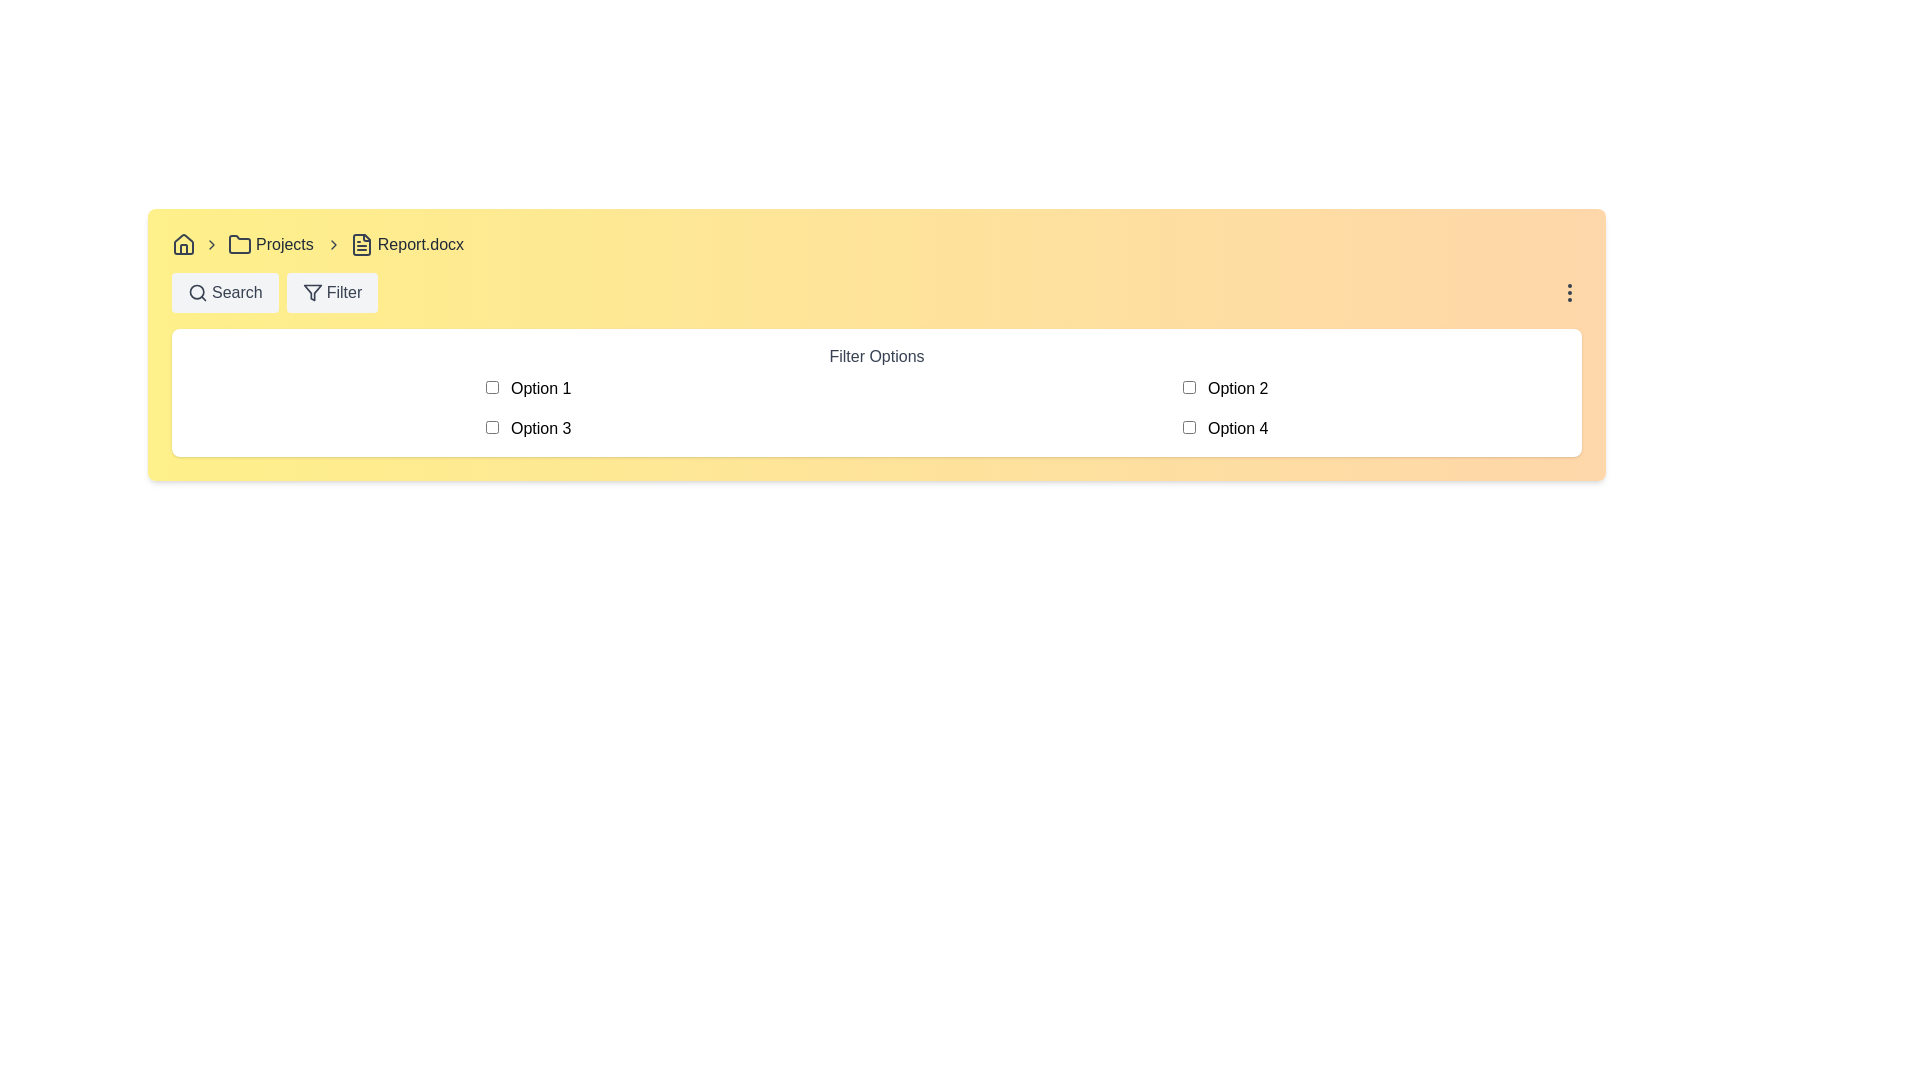 The image size is (1920, 1080). What do you see at coordinates (1224, 427) in the screenshot?
I see `the labeled checkbox with the text 'Option 4'` at bounding box center [1224, 427].